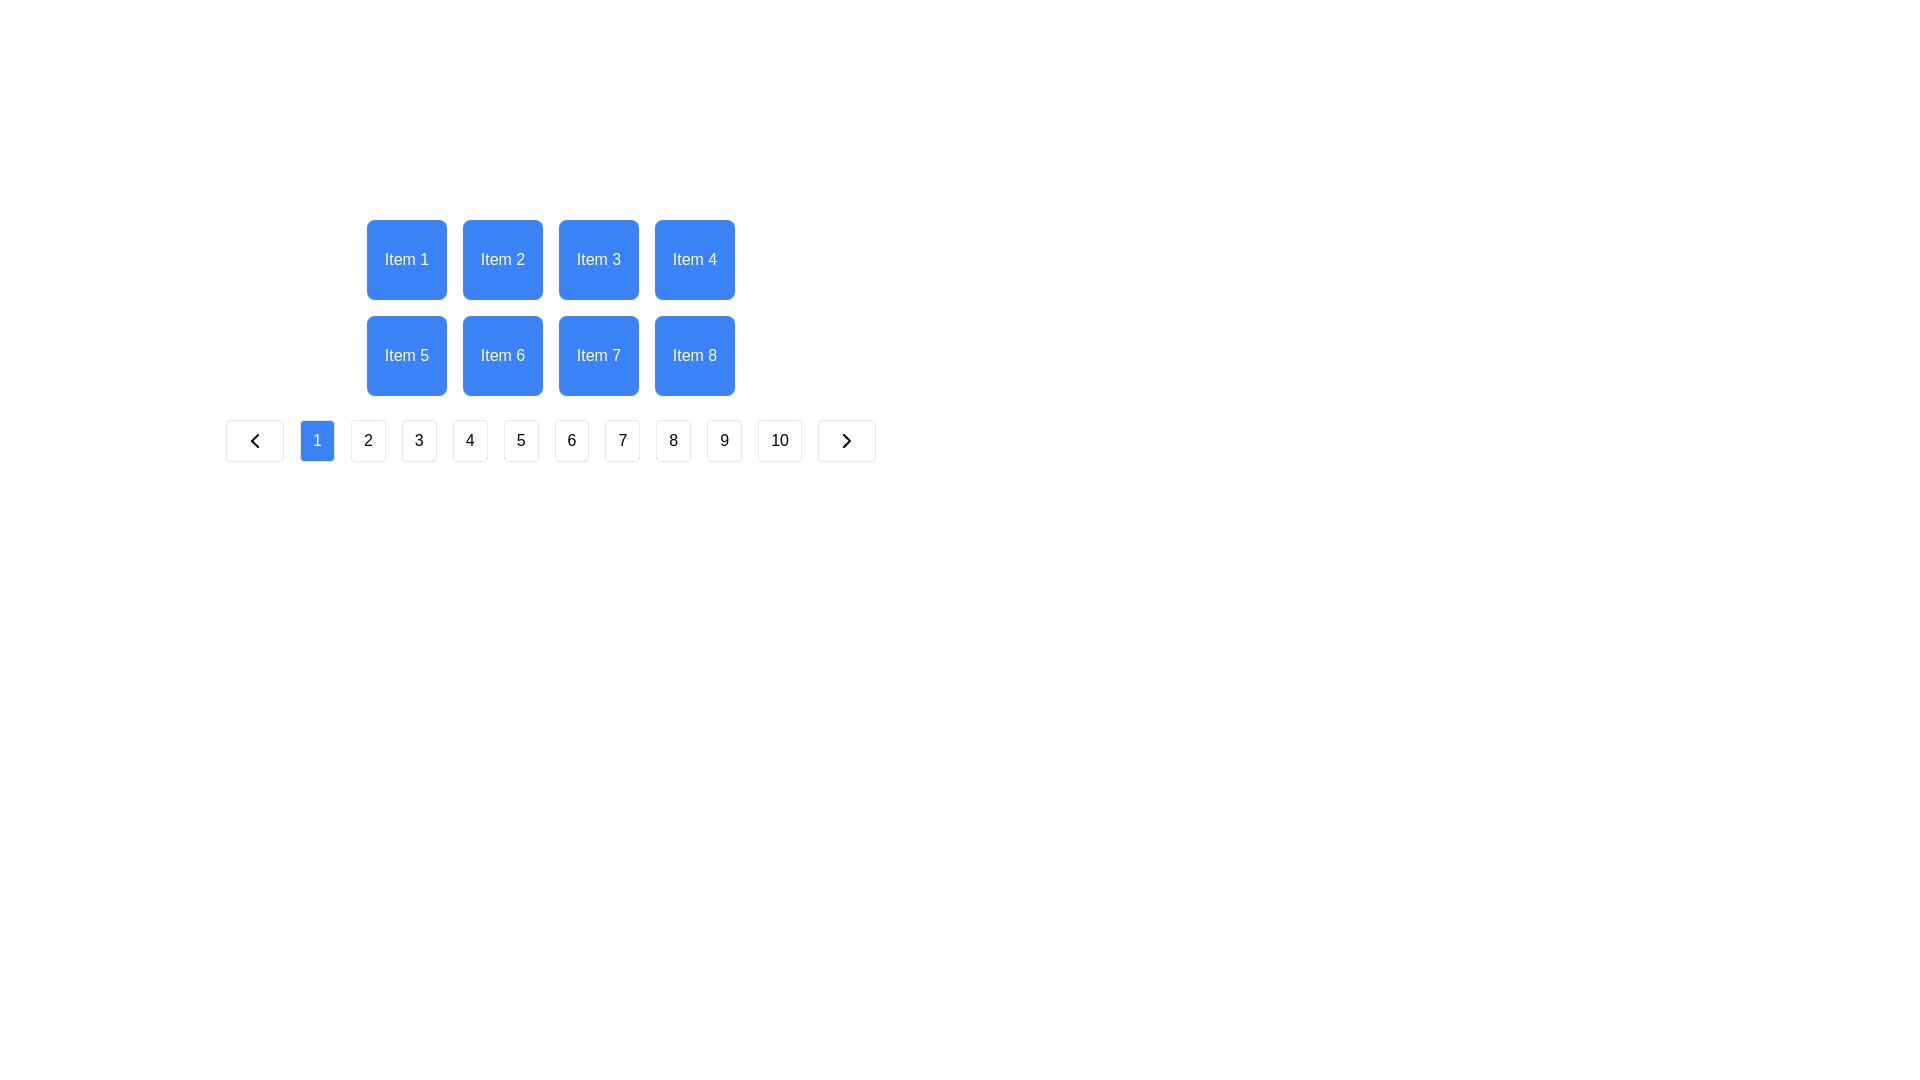 This screenshot has height=1080, width=1920. Describe the element at coordinates (469, 439) in the screenshot. I see `the rectangular button labeled '4', which is the fourth button in a horizontal sequence of numbered buttons` at that location.